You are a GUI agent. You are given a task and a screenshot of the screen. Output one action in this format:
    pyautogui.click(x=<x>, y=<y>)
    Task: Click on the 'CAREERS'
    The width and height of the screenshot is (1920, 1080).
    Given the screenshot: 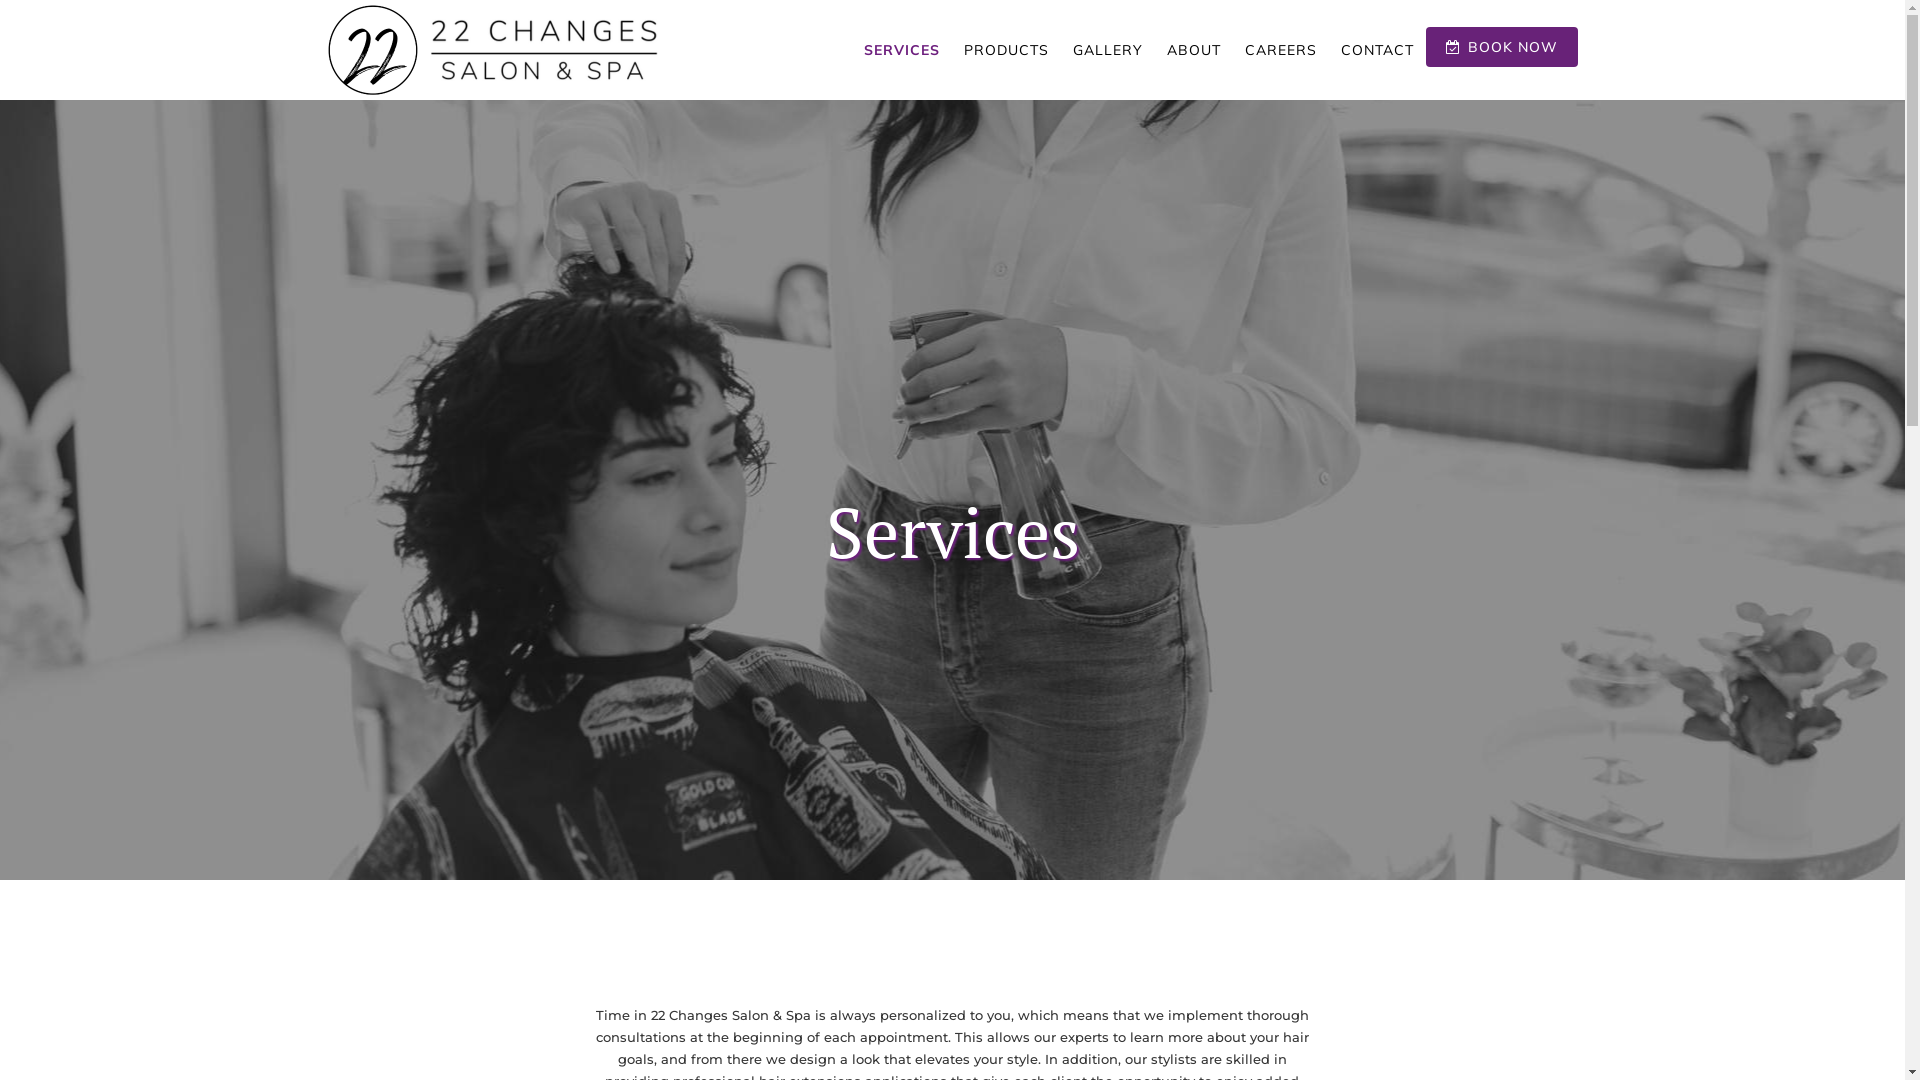 What is the action you would take?
    pyautogui.click(x=1280, y=49)
    